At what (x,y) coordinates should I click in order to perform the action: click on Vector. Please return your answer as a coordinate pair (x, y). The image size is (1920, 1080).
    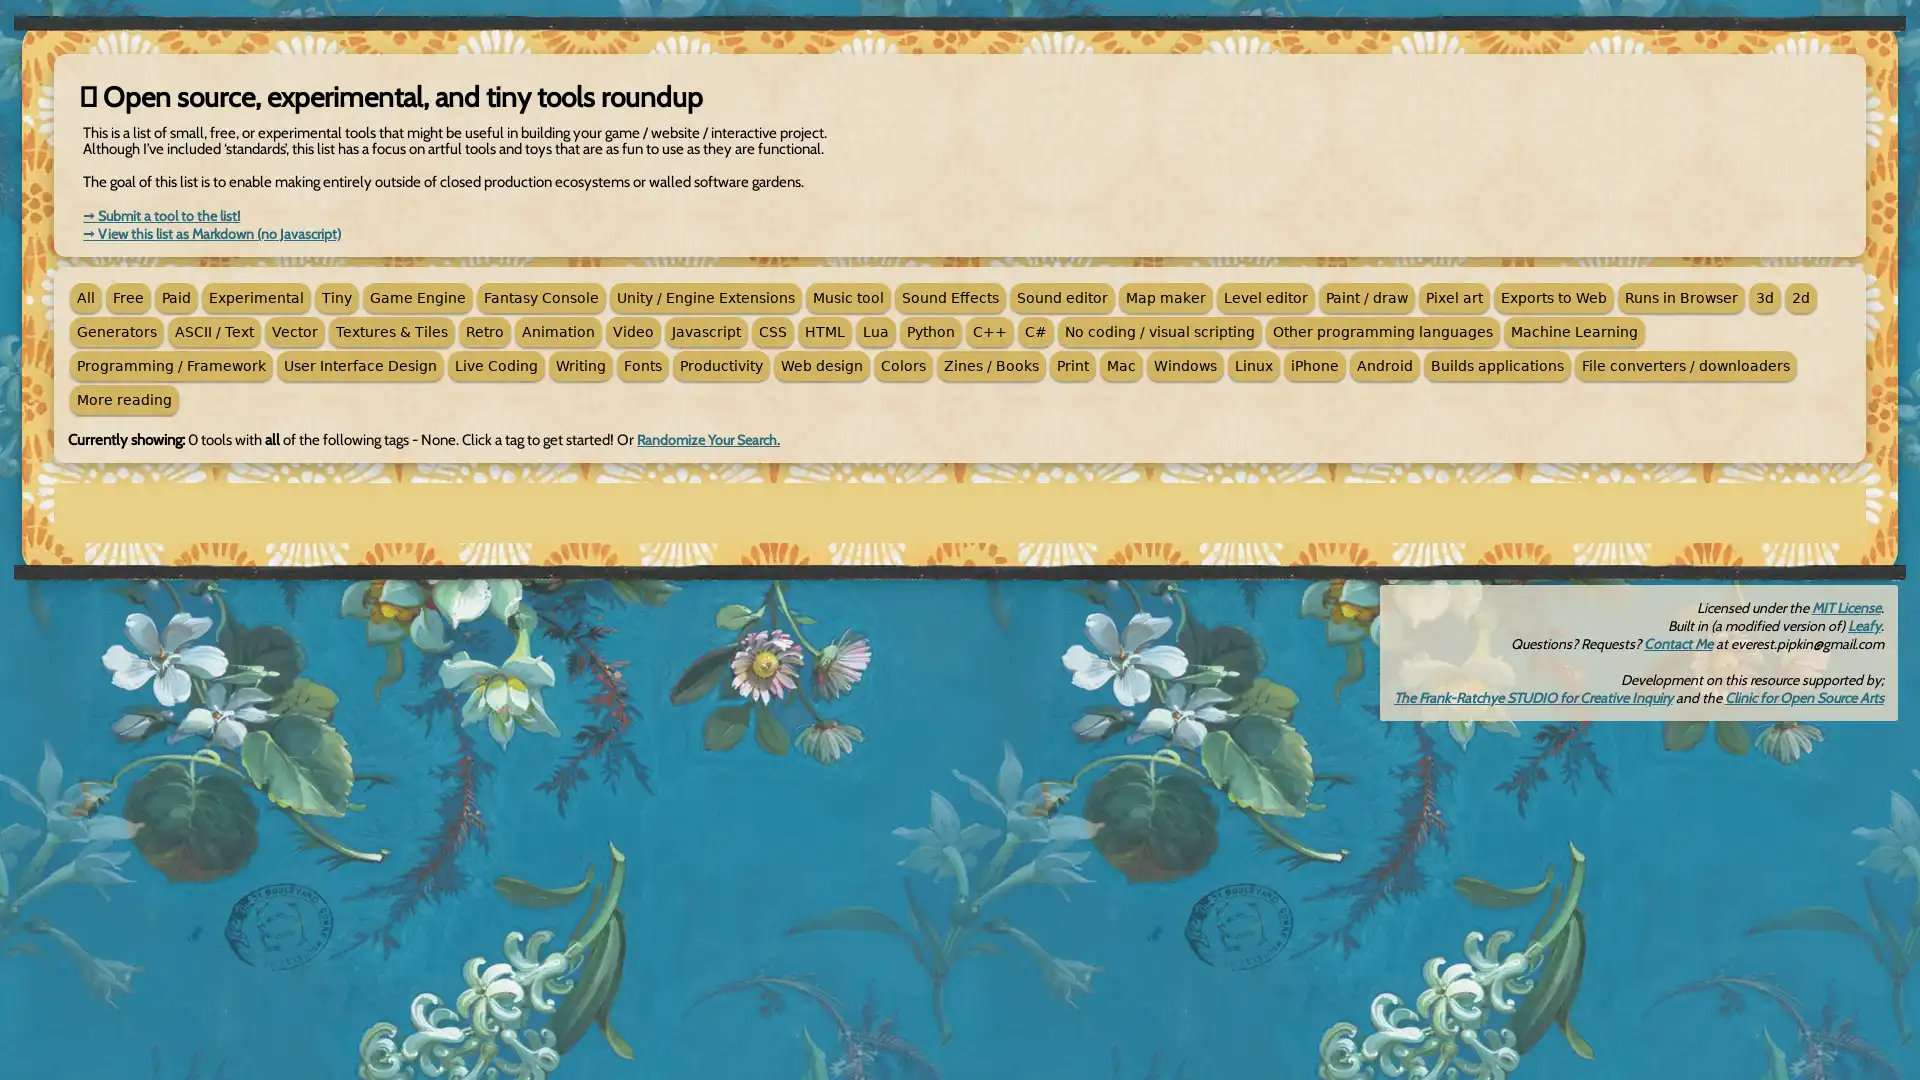
    Looking at the image, I should click on (293, 330).